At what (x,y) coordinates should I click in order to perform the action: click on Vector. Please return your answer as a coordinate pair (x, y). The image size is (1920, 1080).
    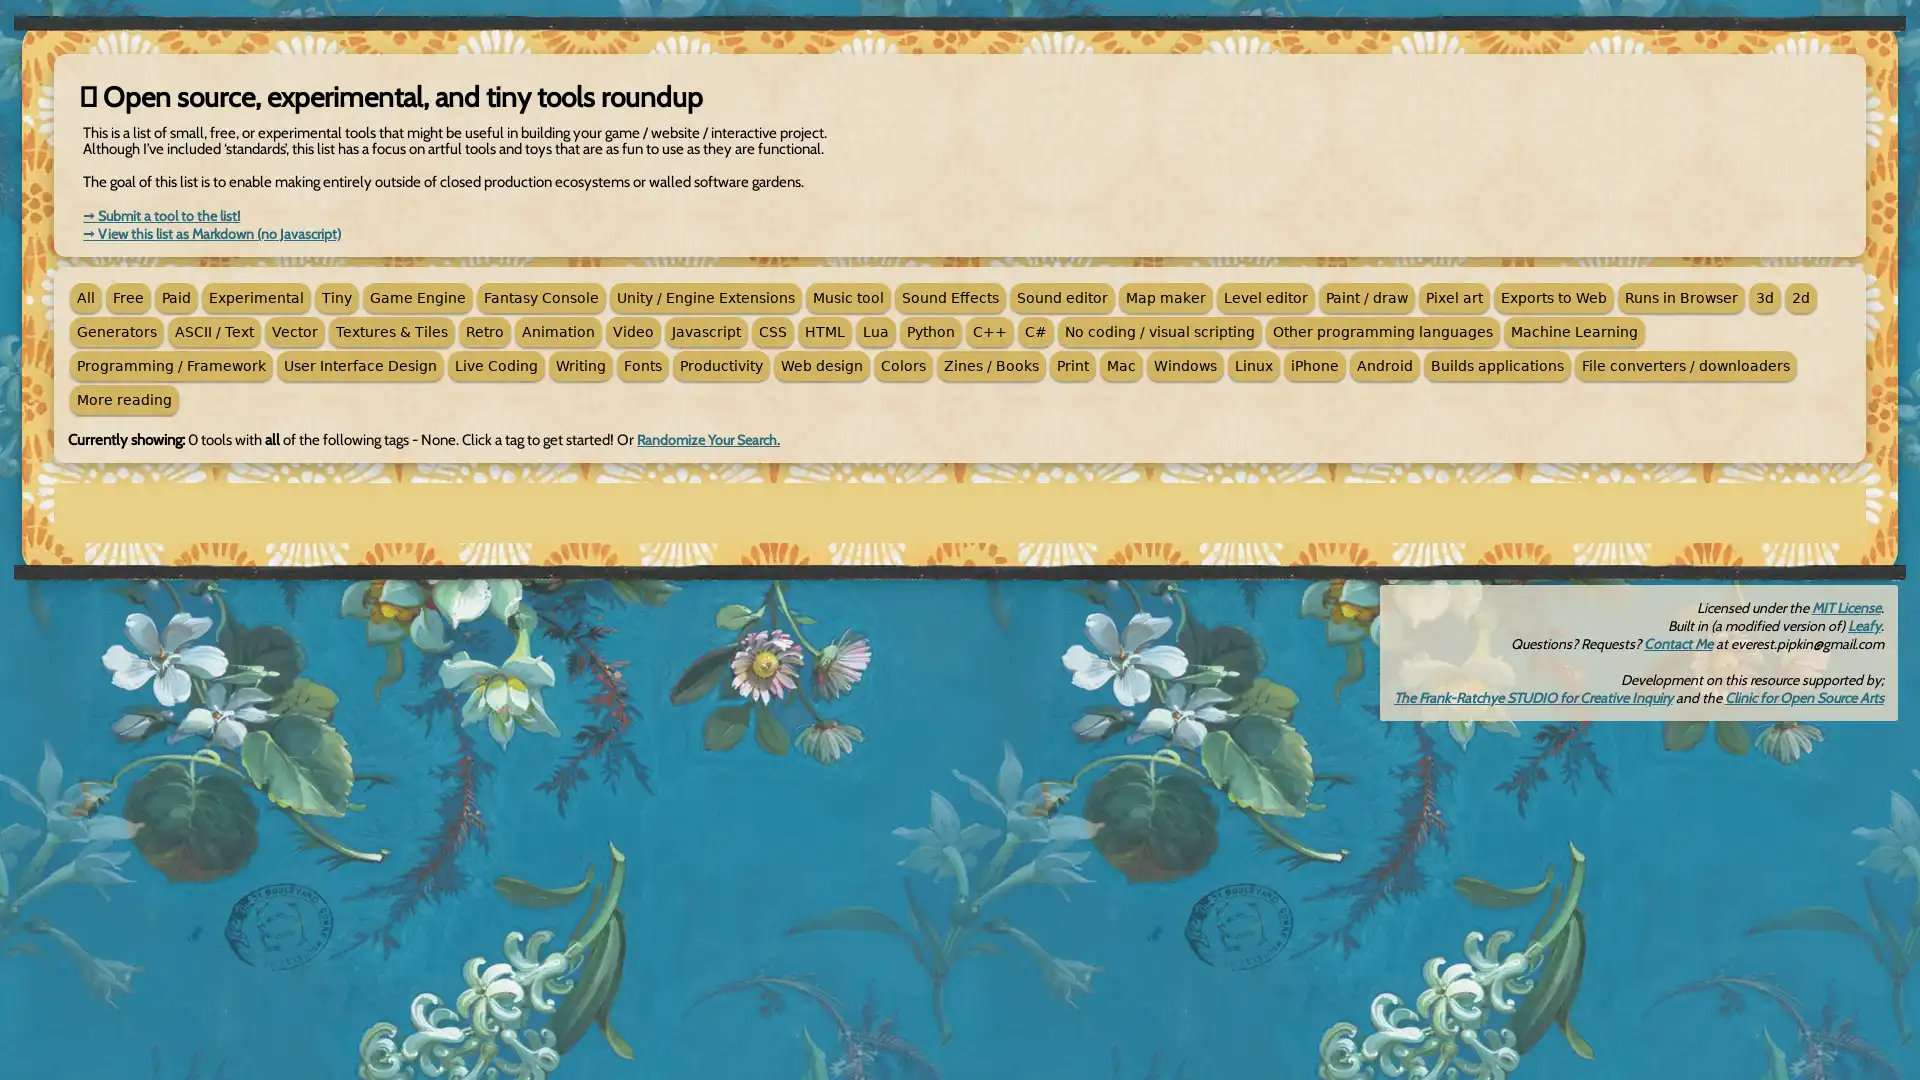
    Looking at the image, I should click on (293, 330).